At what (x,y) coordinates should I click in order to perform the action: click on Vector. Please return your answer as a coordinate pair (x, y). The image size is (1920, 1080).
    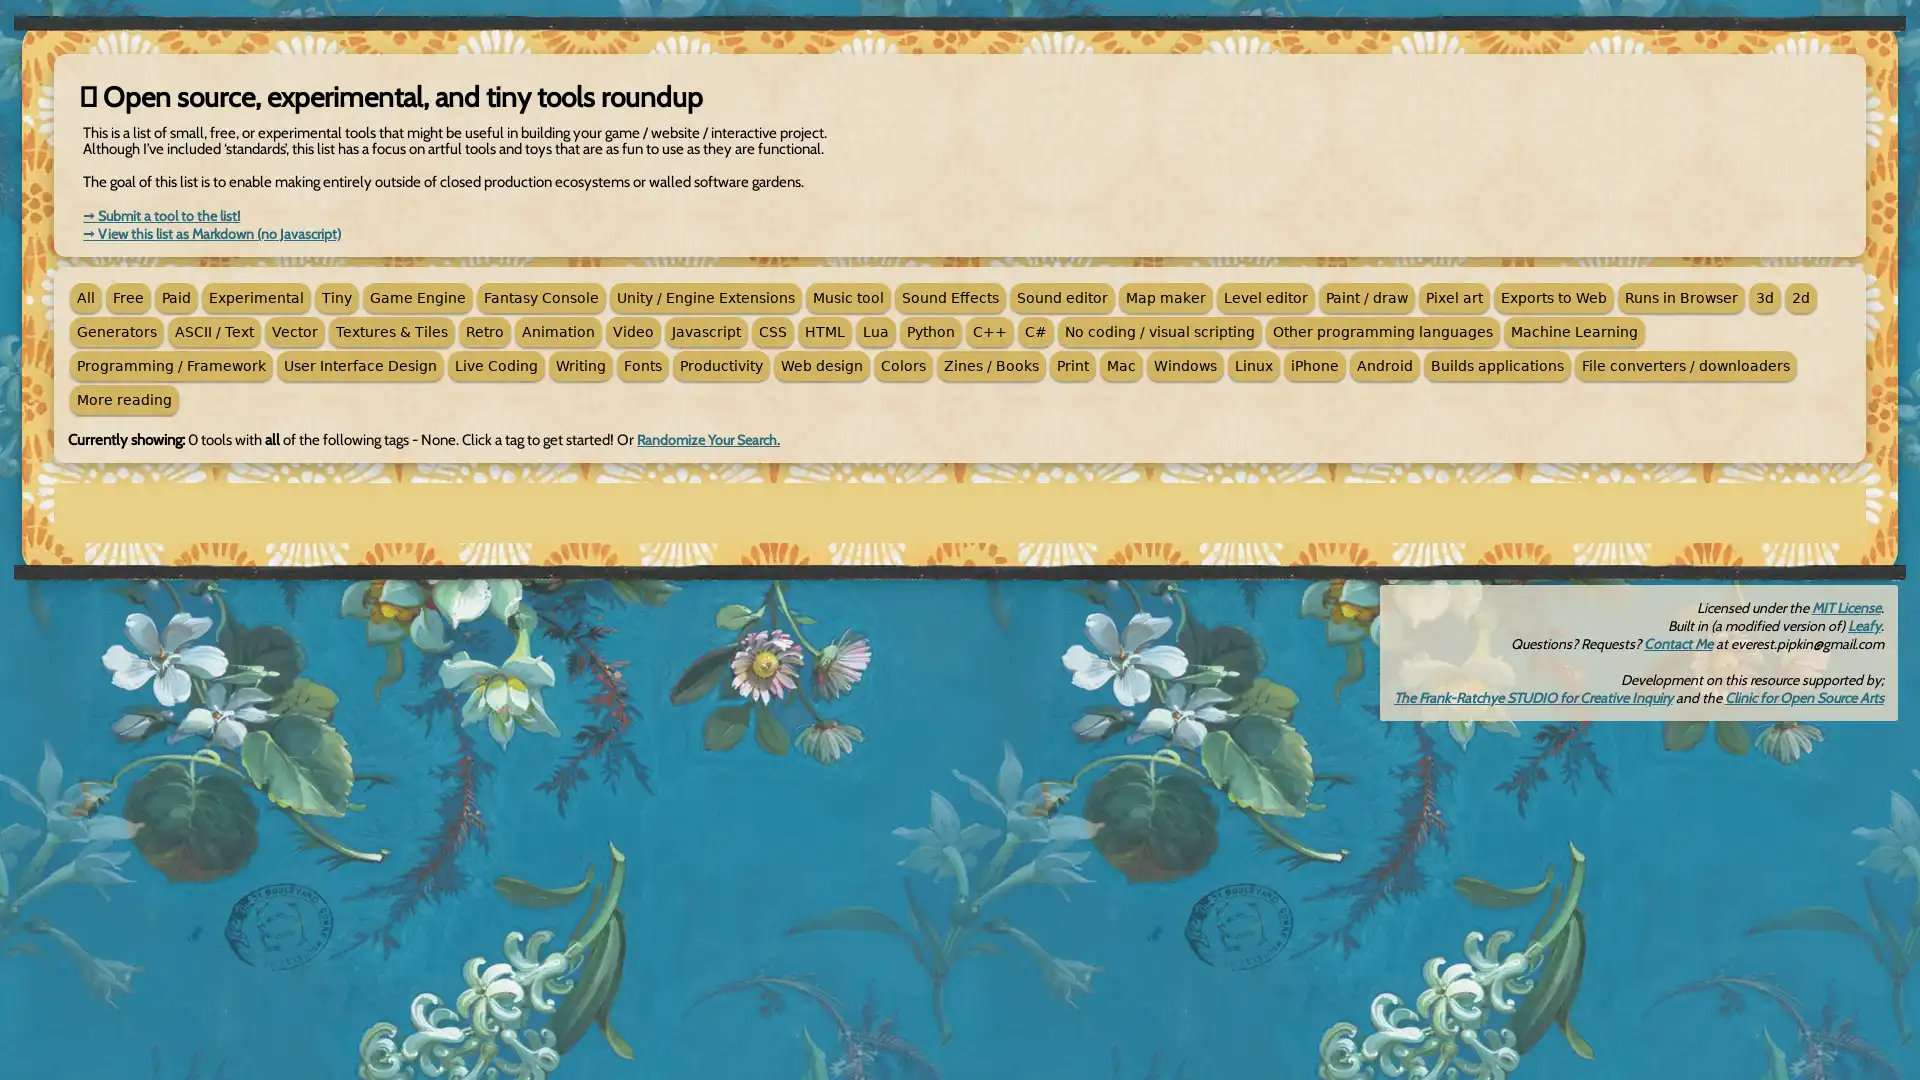
    Looking at the image, I should click on (293, 330).